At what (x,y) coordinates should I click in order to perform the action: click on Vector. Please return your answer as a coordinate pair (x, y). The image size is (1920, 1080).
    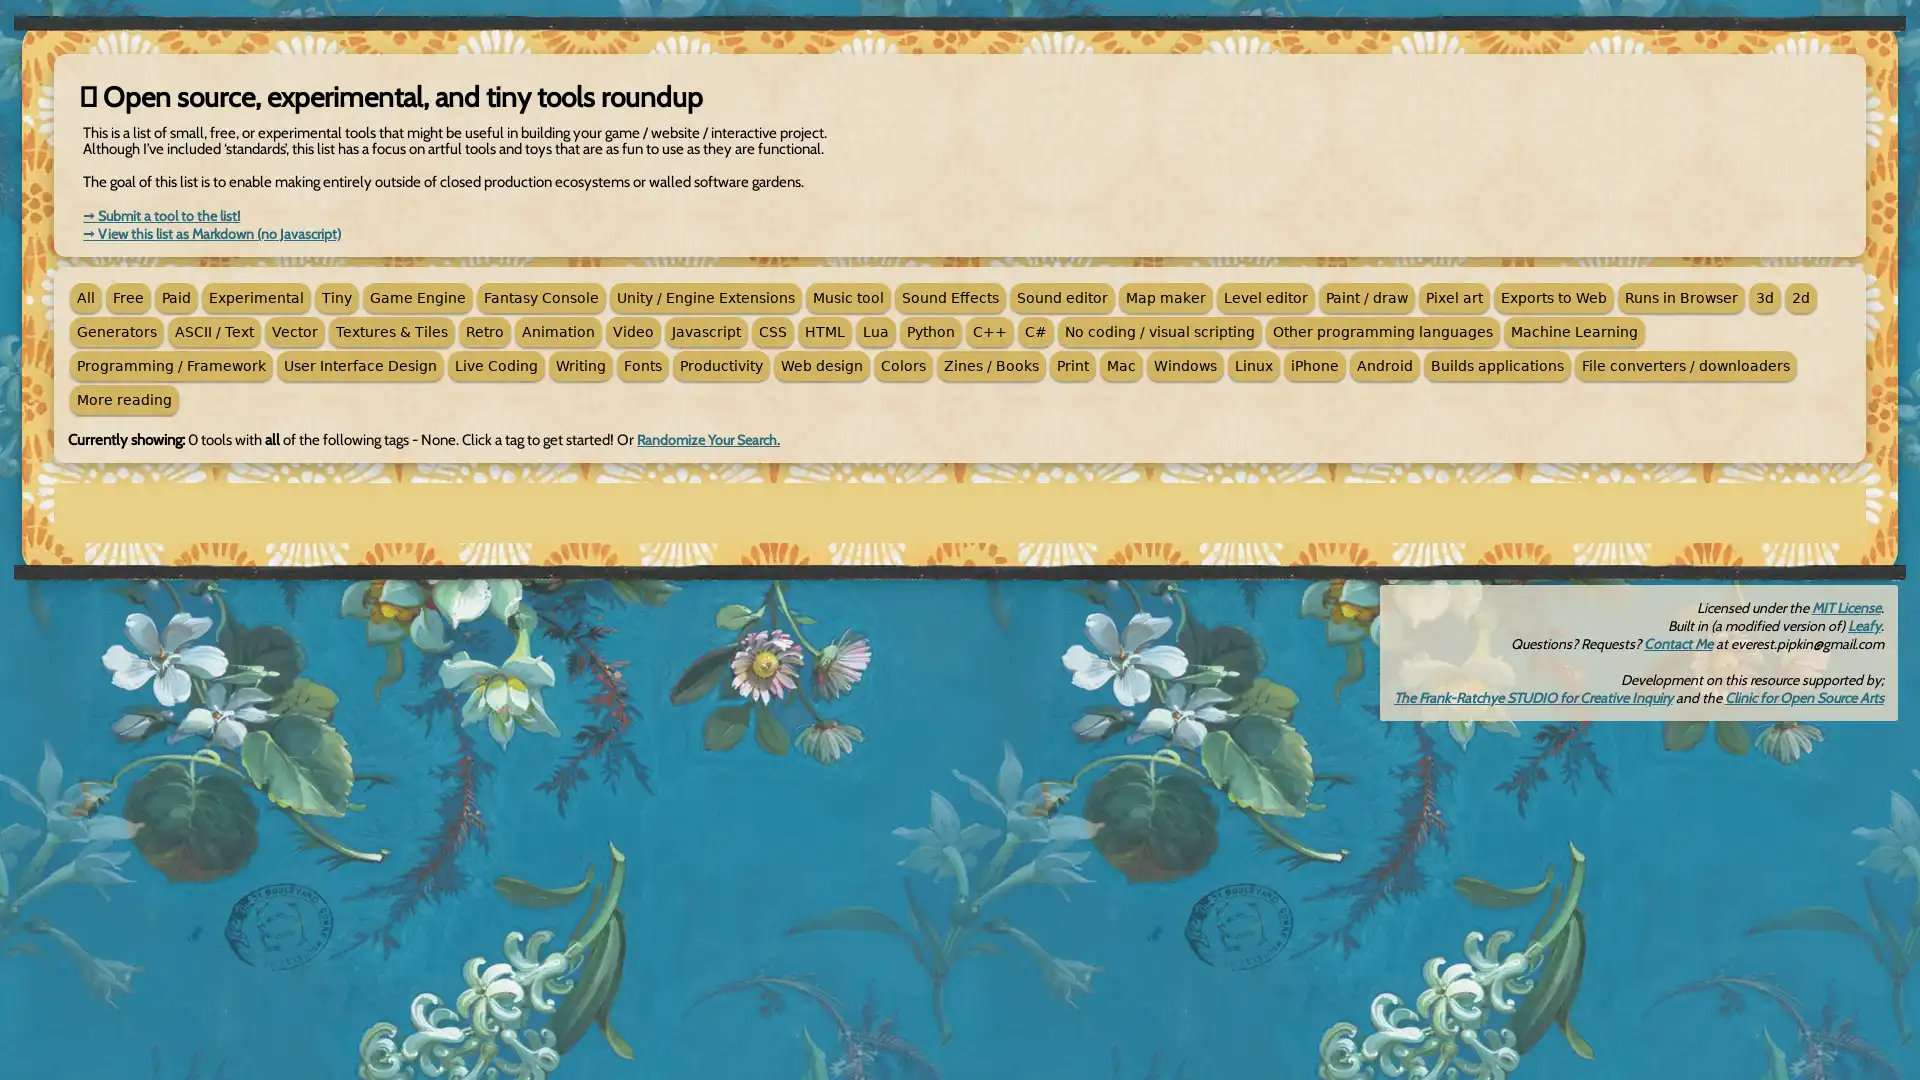
    Looking at the image, I should click on (293, 330).